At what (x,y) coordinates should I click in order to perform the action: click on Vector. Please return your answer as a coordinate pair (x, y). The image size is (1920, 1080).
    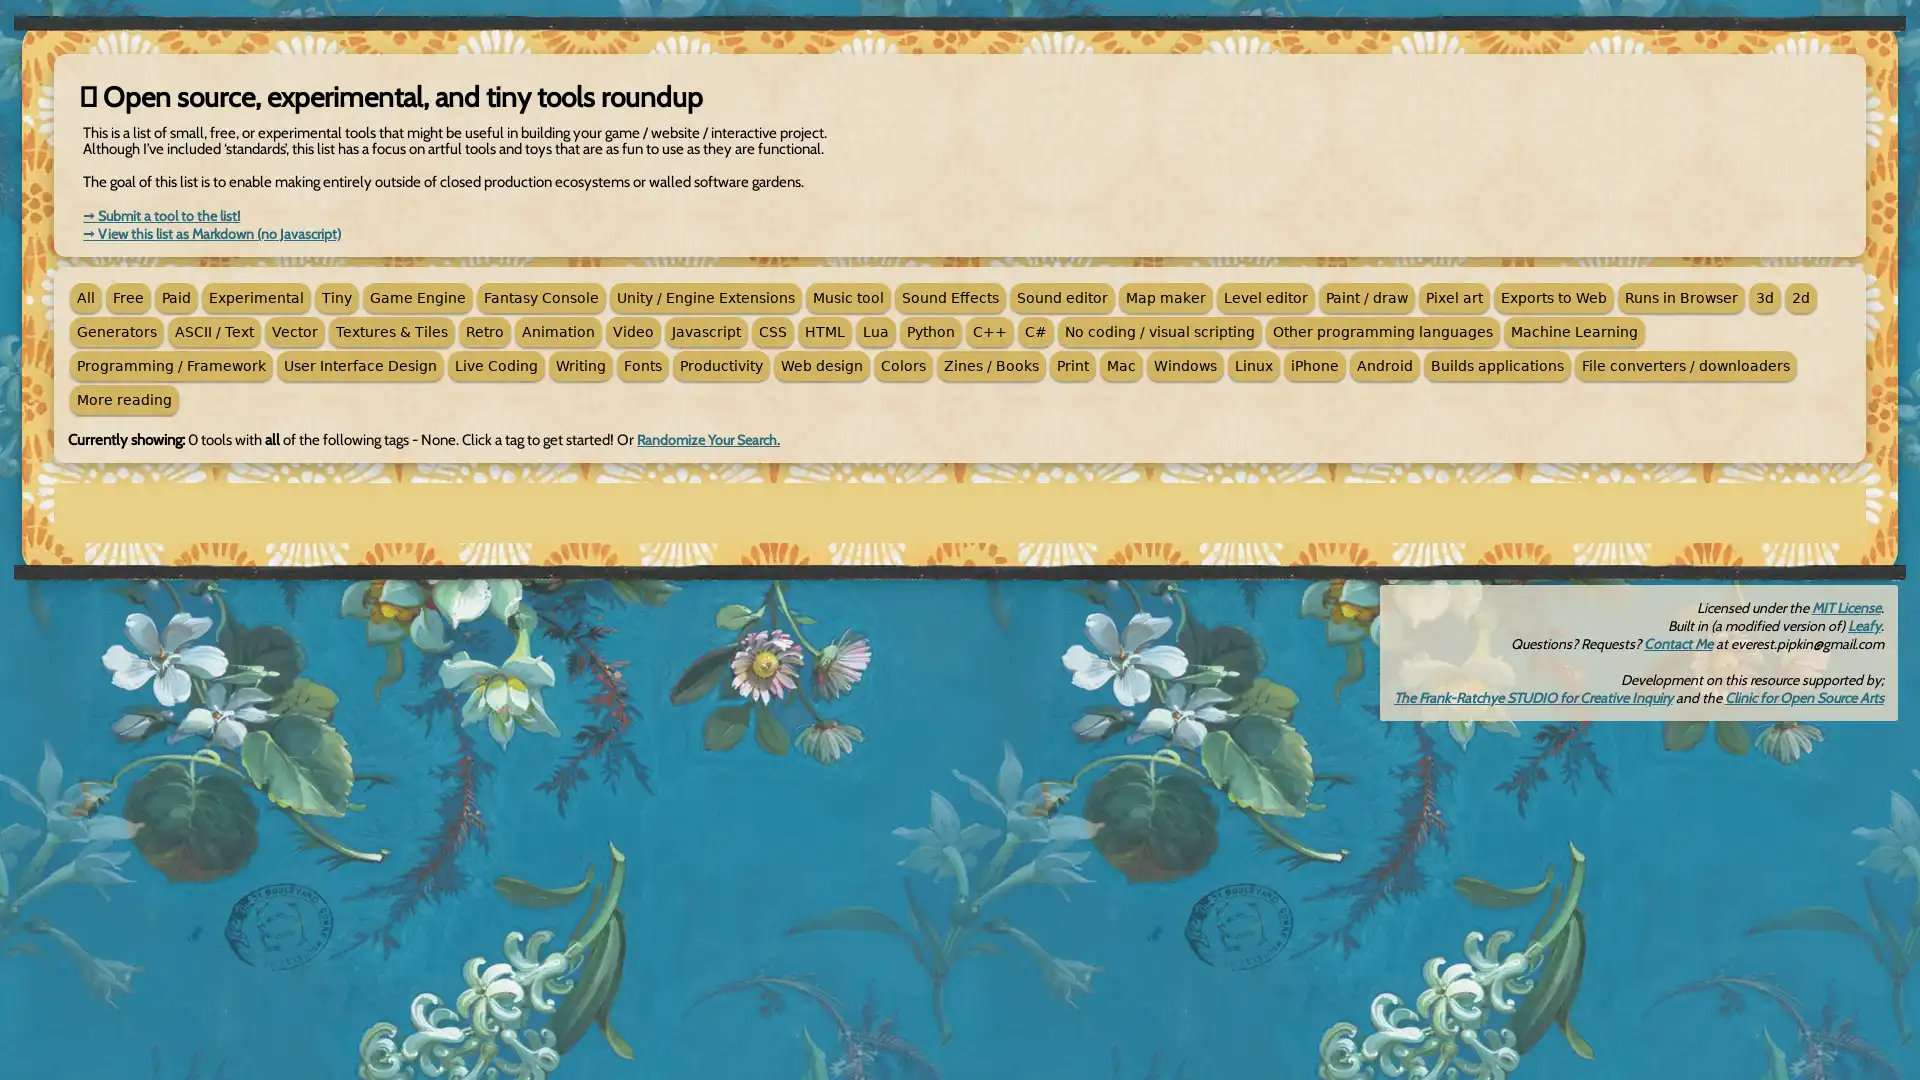
    Looking at the image, I should click on (293, 330).